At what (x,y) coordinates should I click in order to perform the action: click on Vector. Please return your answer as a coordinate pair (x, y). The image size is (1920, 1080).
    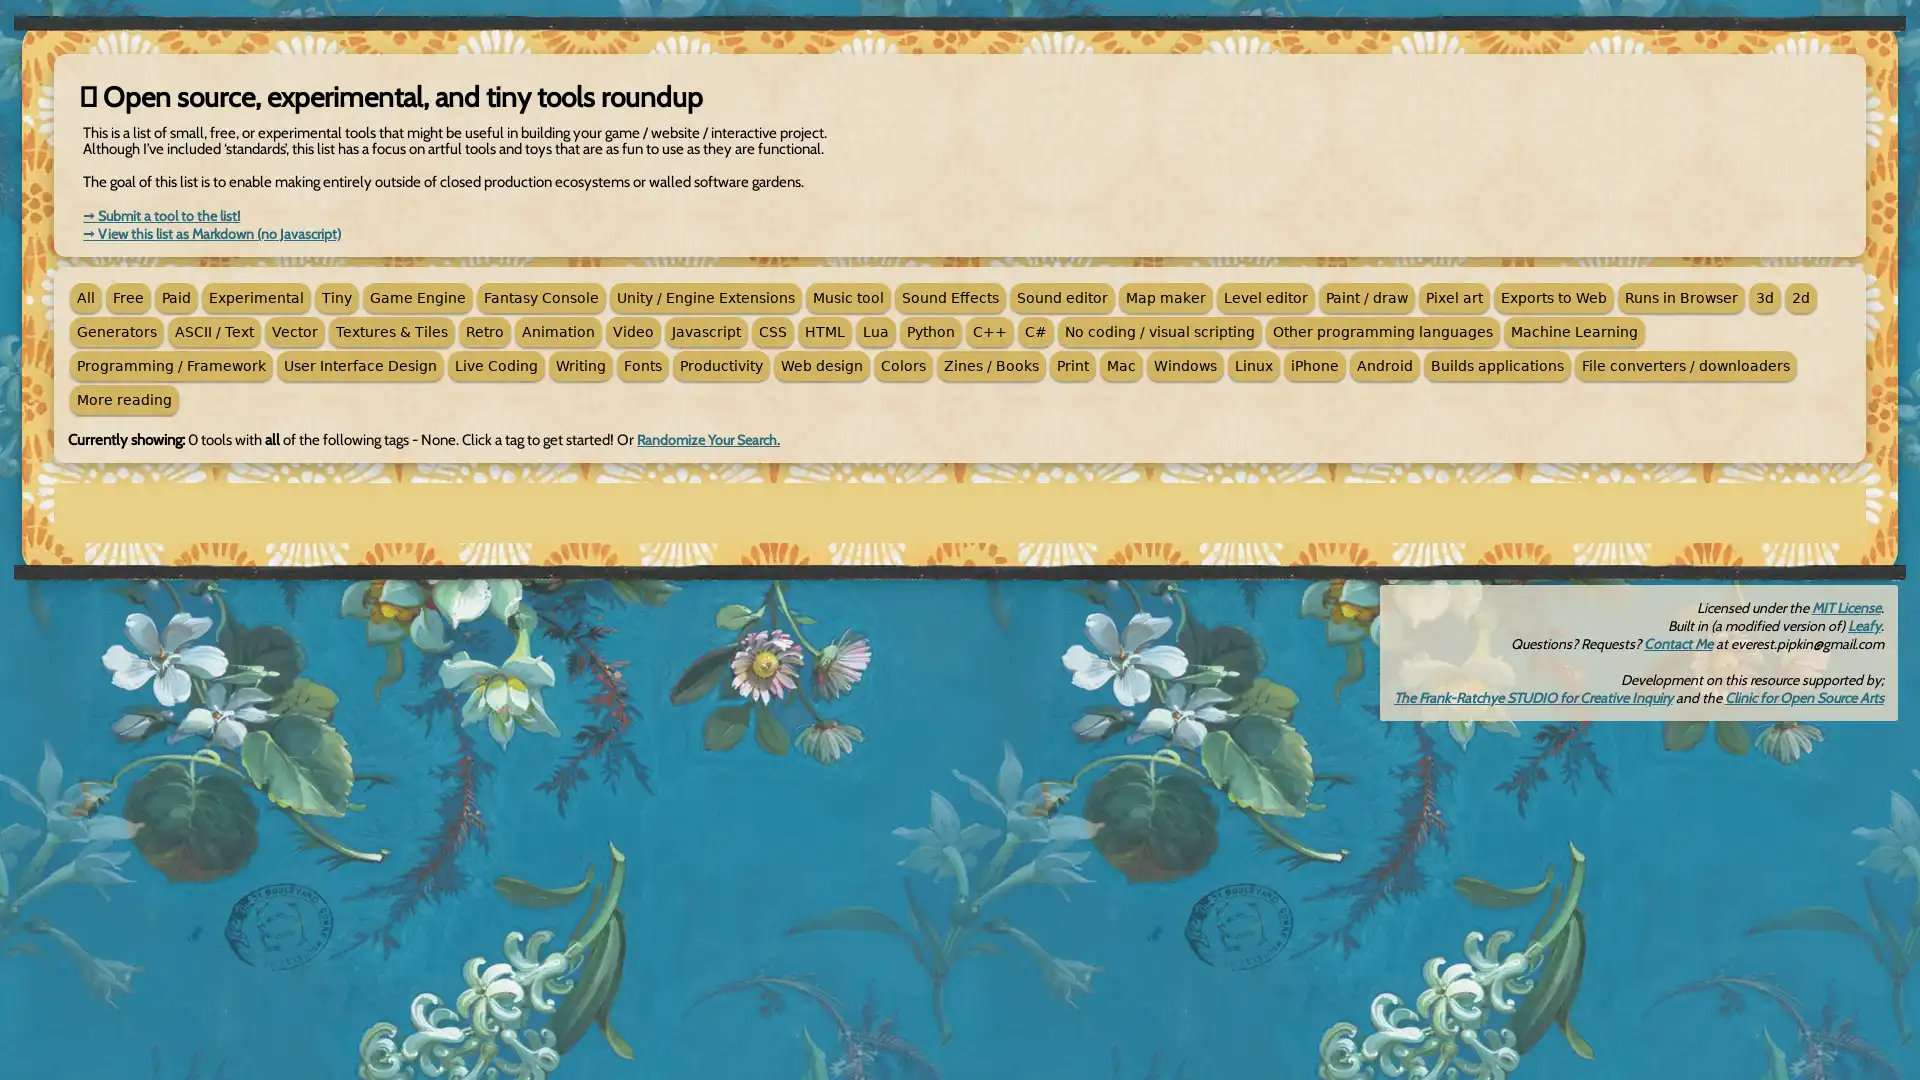
    Looking at the image, I should click on (293, 330).